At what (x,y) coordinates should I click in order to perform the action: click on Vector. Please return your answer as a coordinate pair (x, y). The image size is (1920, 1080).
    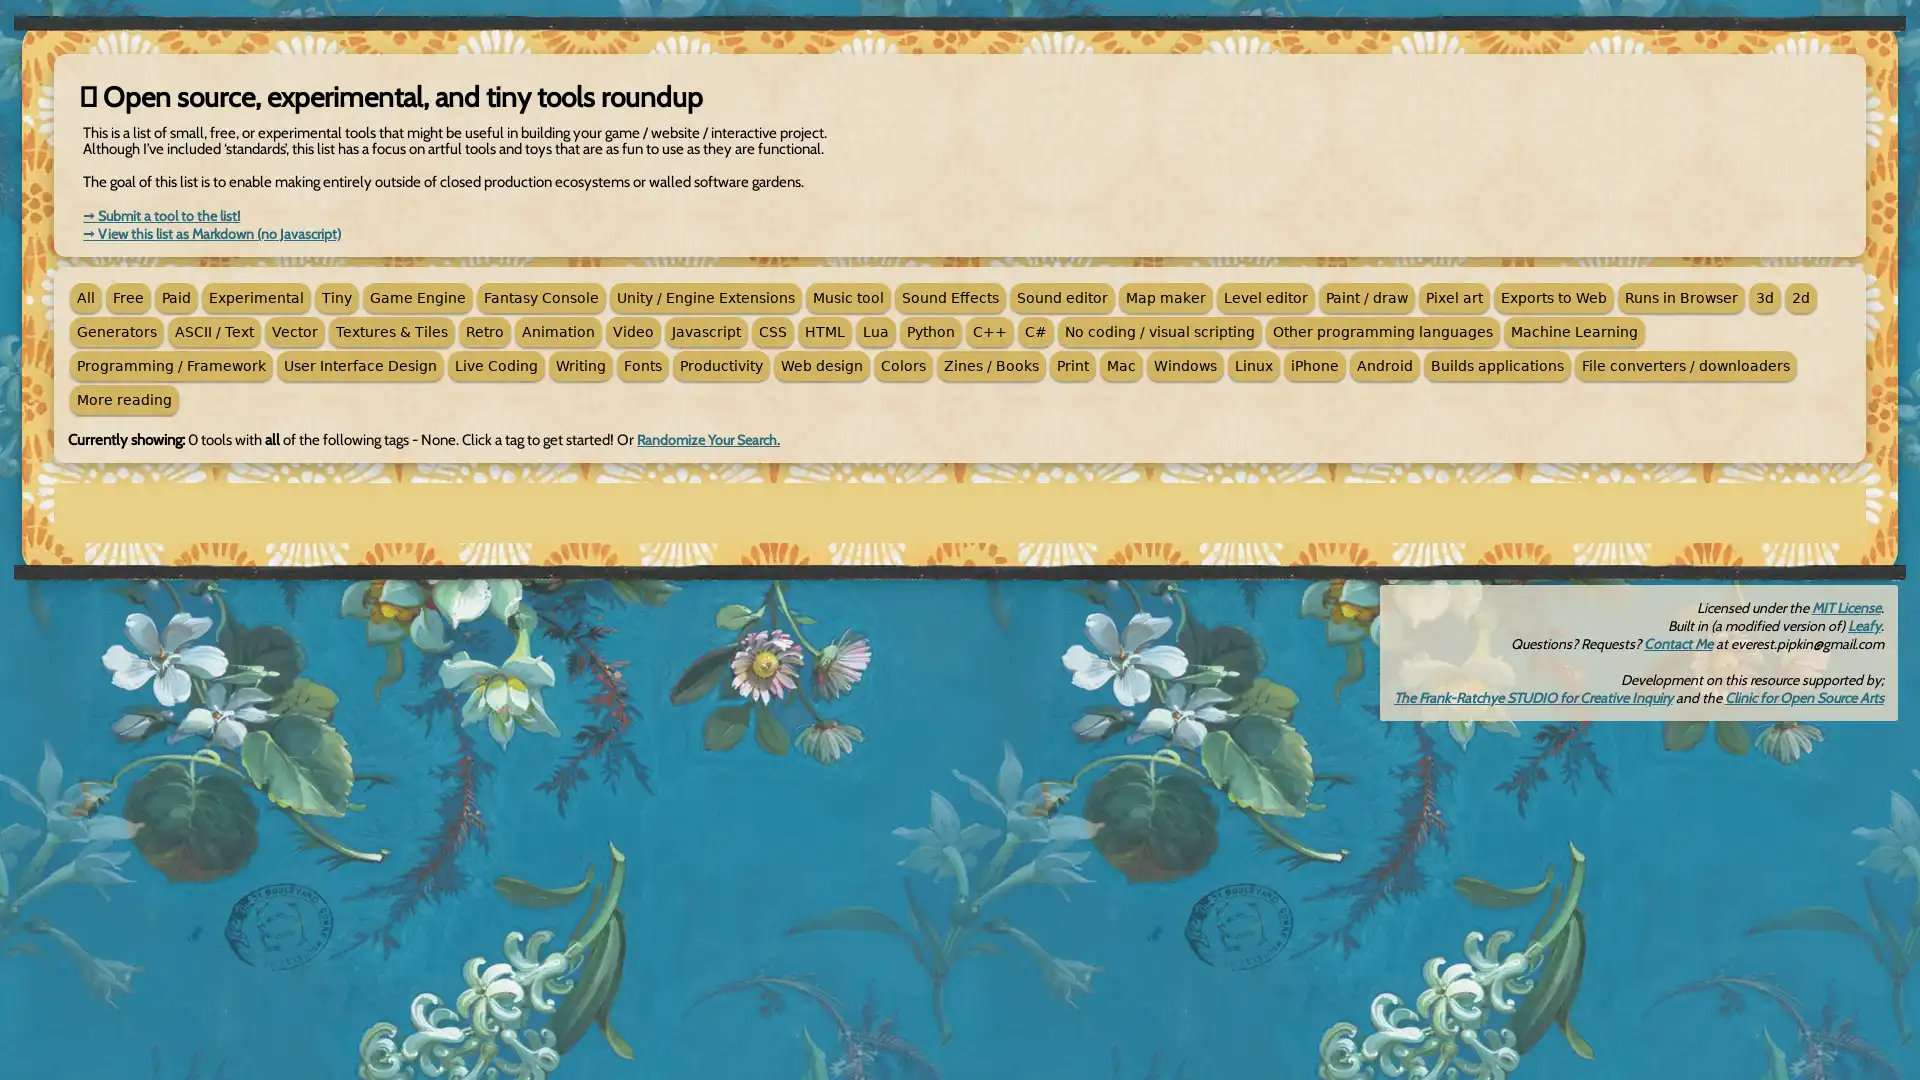
    Looking at the image, I should click on (293, 330).